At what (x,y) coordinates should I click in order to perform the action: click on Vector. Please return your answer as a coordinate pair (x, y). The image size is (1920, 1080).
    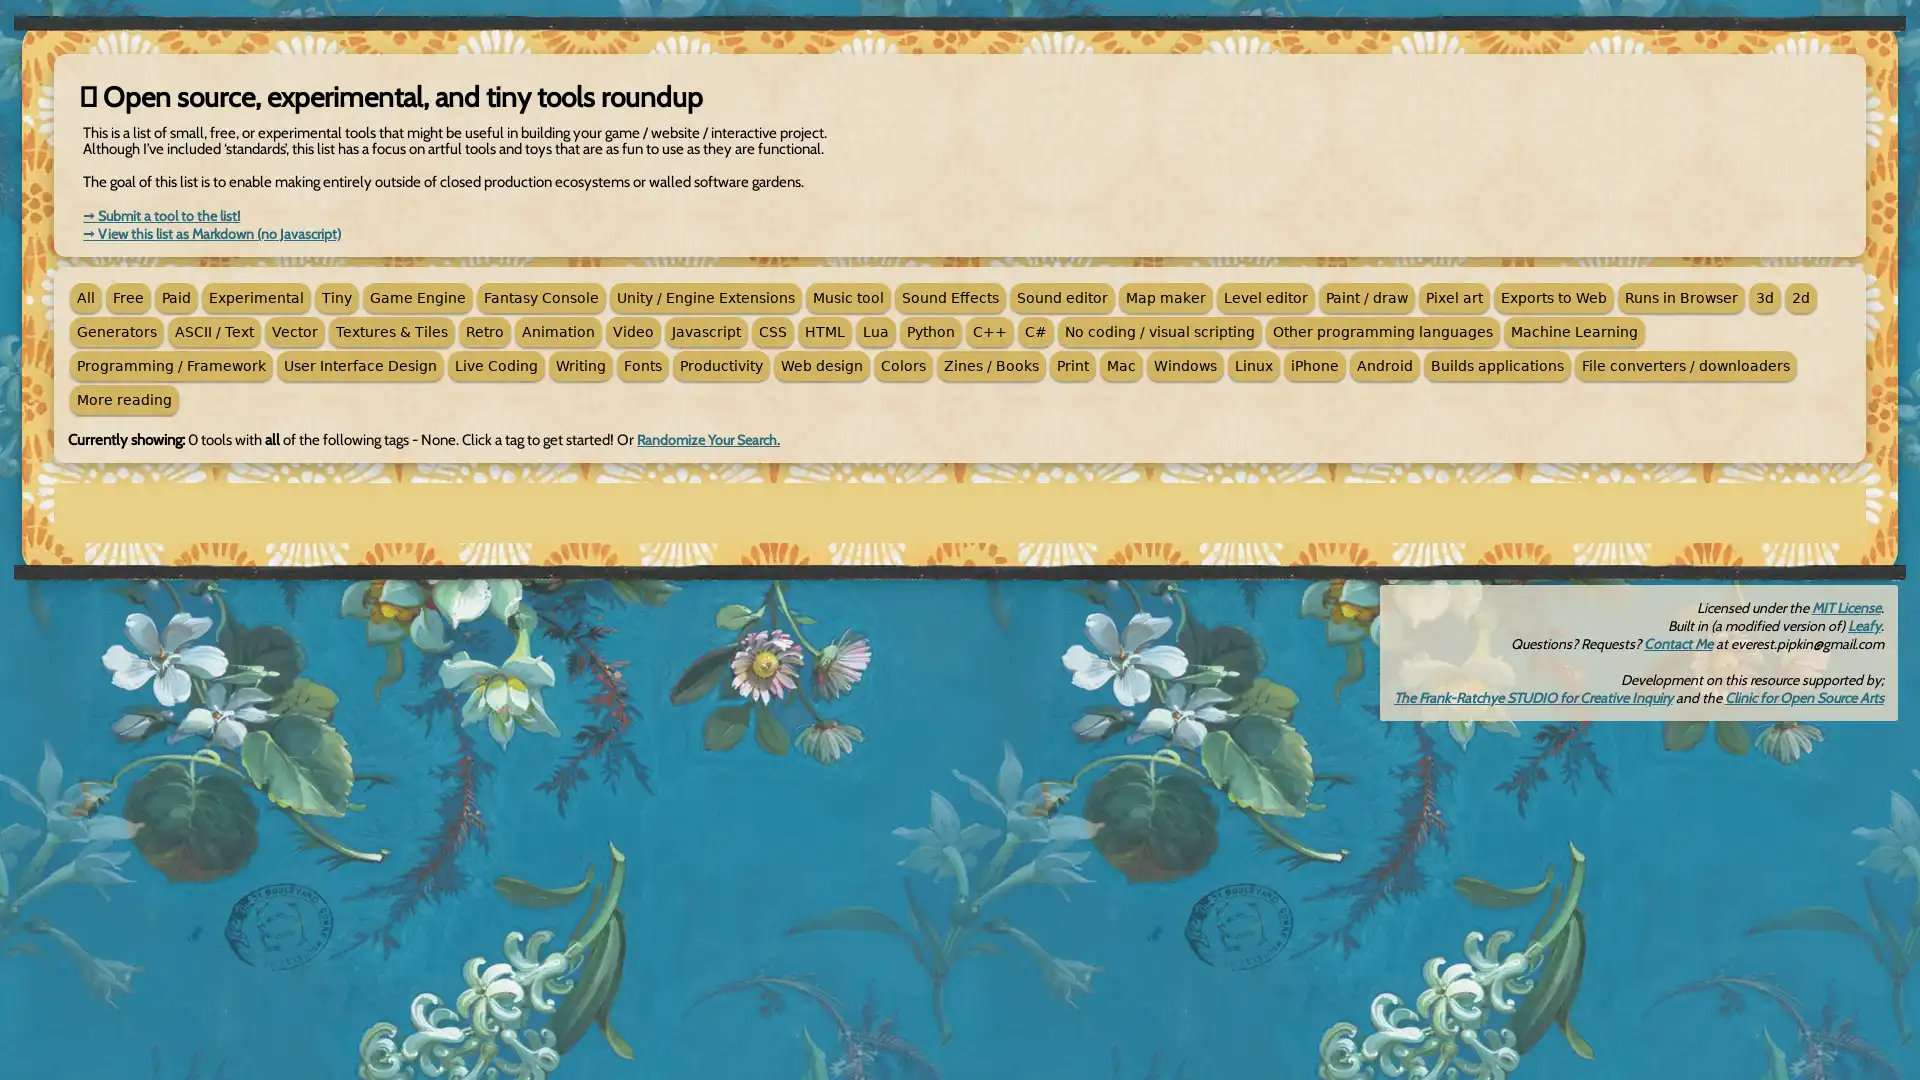
    Looking at the image, I should click on (293, 330).